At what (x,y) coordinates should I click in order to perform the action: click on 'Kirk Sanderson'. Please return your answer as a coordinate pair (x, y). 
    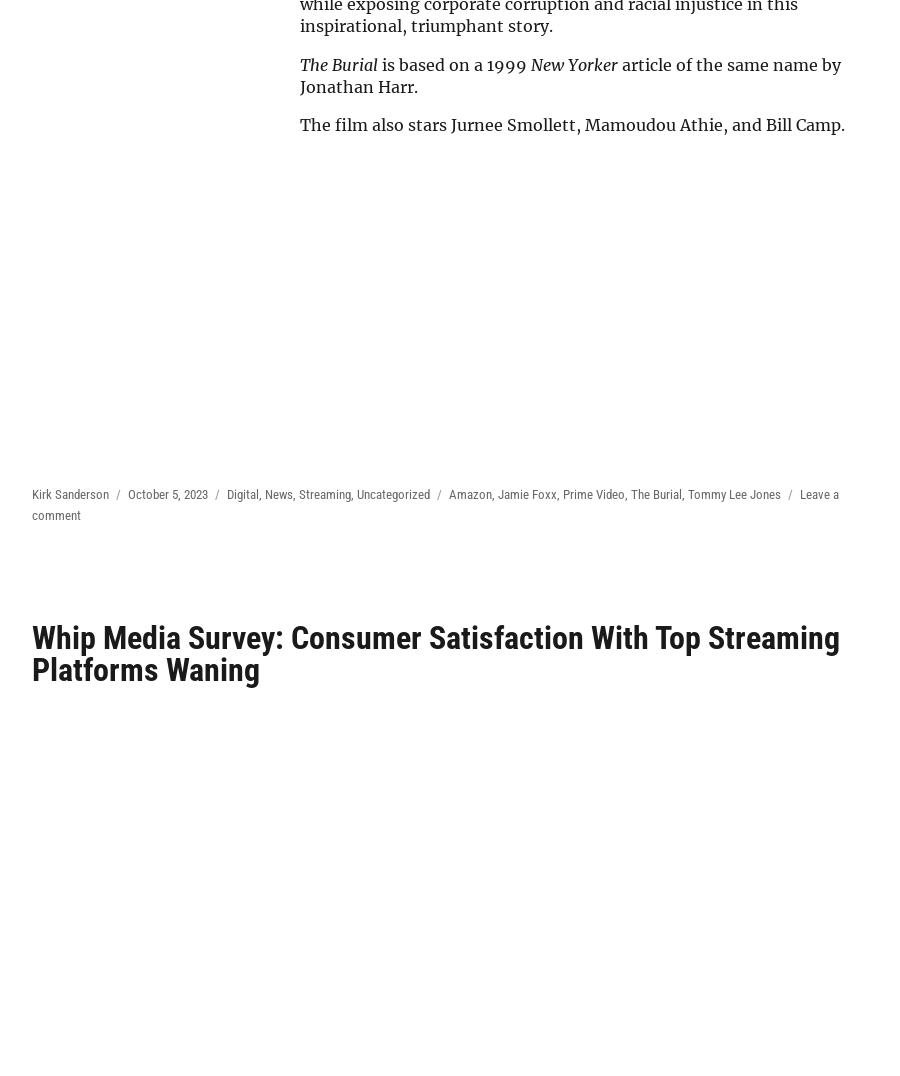
    Looking at the image, I should click on (69, 492).